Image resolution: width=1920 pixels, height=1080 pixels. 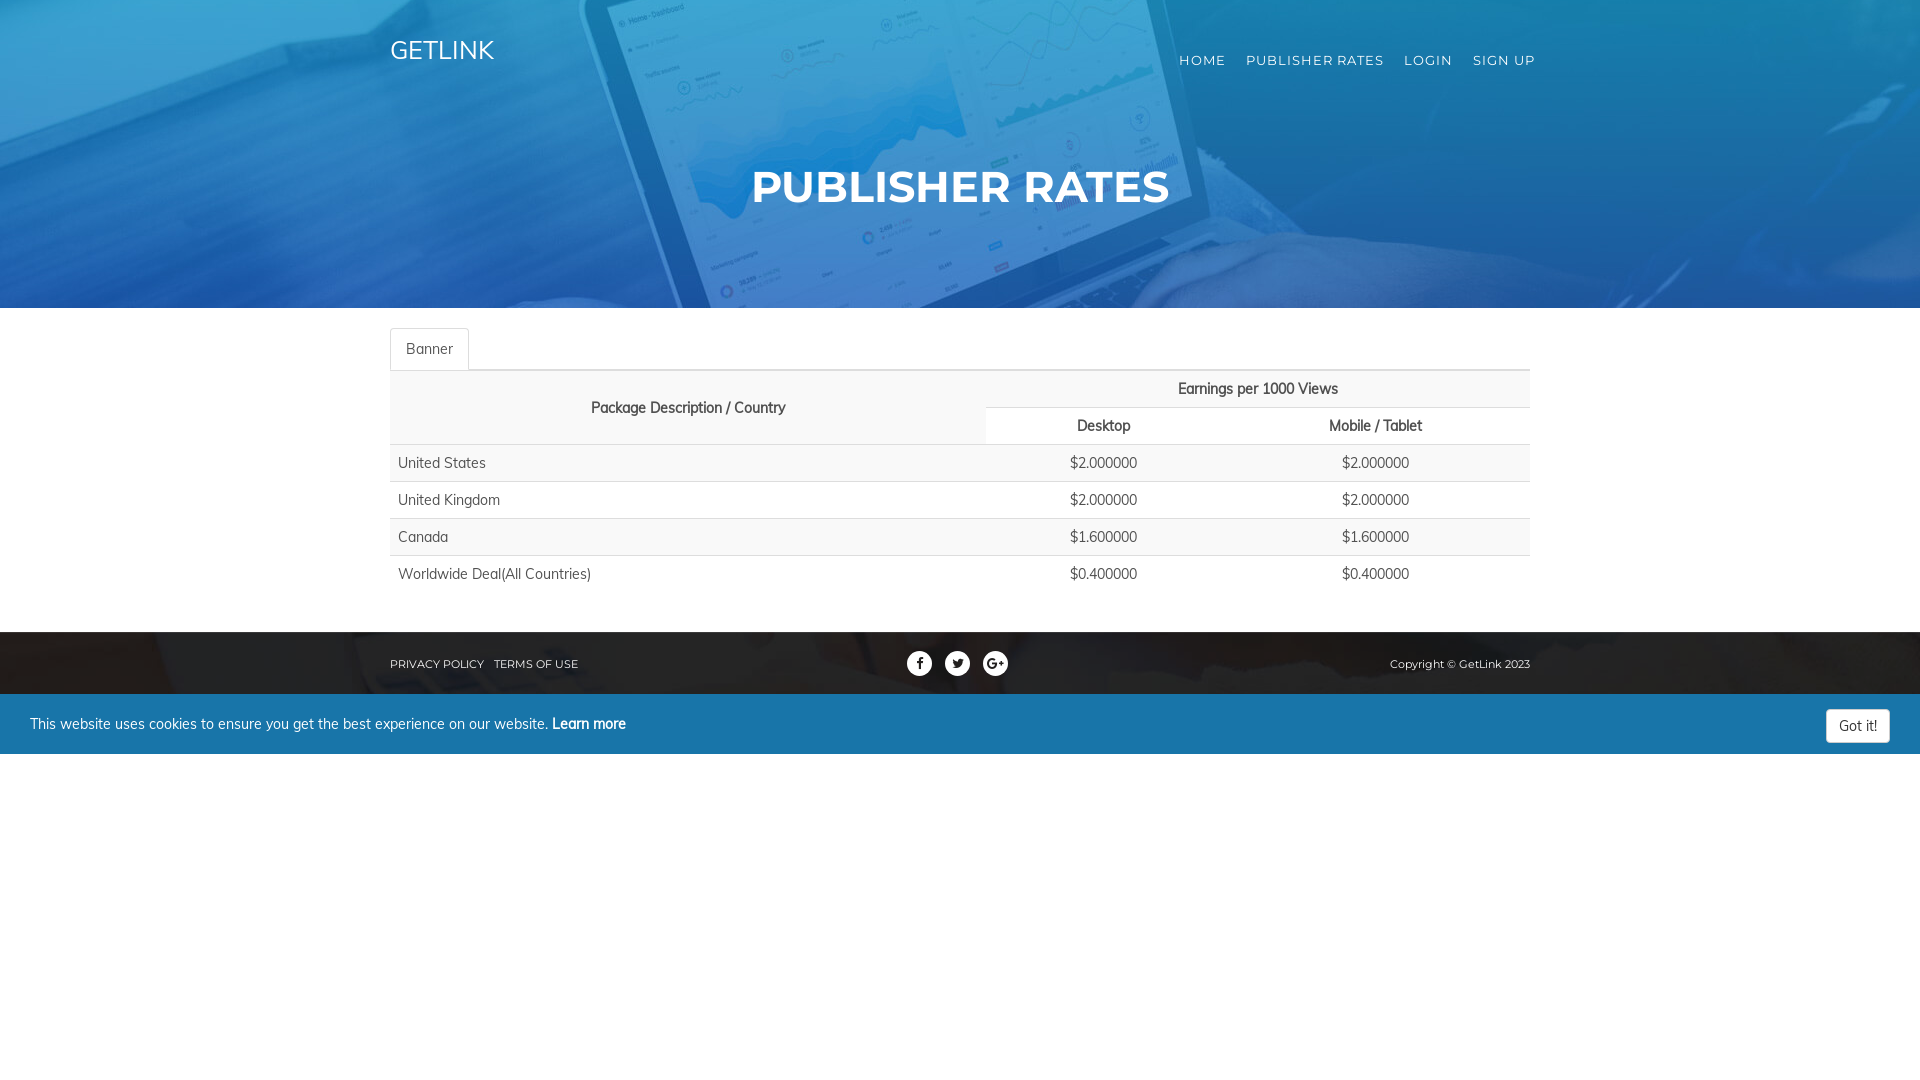 What do you see at coordinates (428, 347) in the screenshot?
I see `'Banner'` at bounding box center [428, 347].